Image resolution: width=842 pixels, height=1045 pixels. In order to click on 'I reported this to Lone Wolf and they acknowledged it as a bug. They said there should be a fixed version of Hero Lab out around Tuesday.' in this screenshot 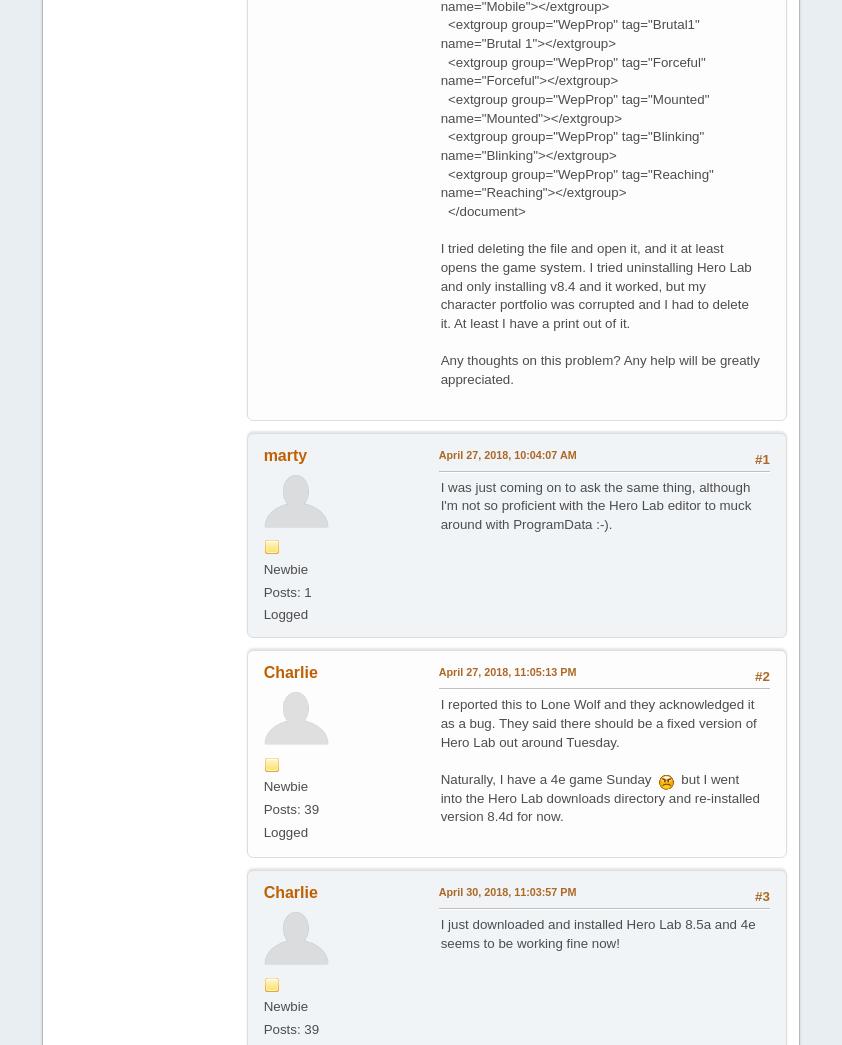, I will do `click(439, 722)`.